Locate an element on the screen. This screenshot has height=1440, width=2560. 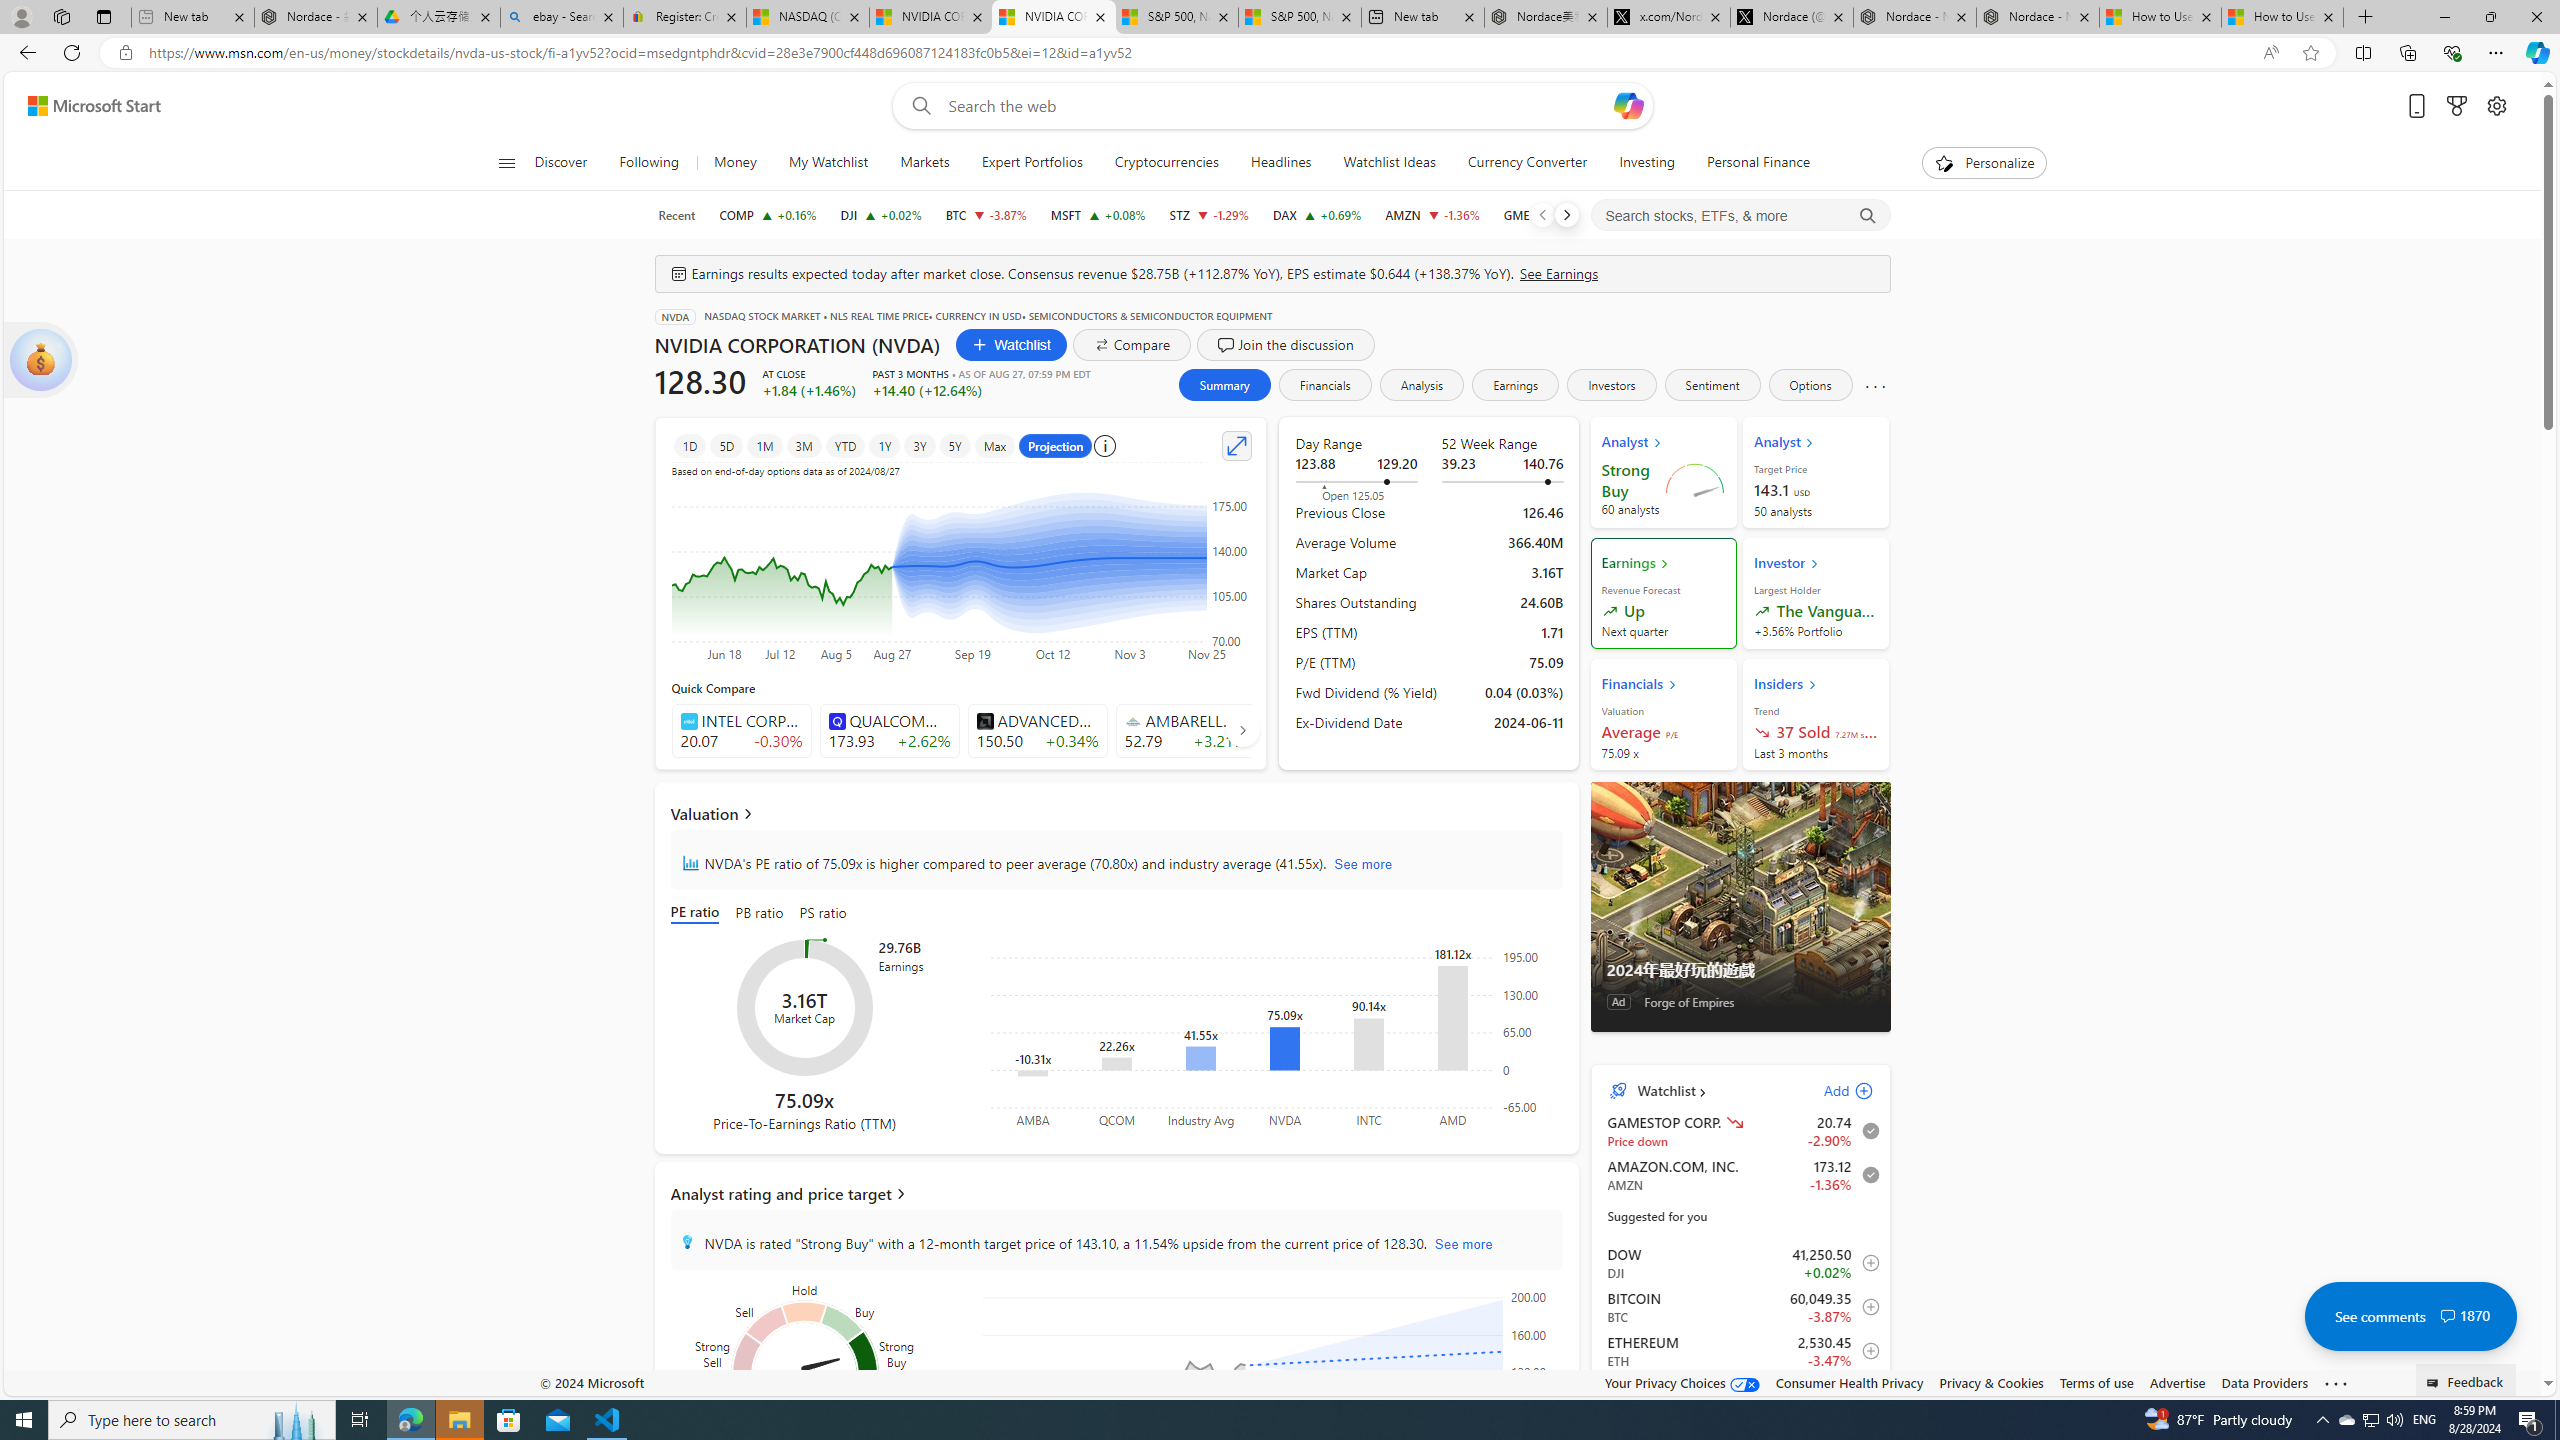
'AutomationID: finance_carousel_navi_arrow' is located at coordinates (1242, 728).